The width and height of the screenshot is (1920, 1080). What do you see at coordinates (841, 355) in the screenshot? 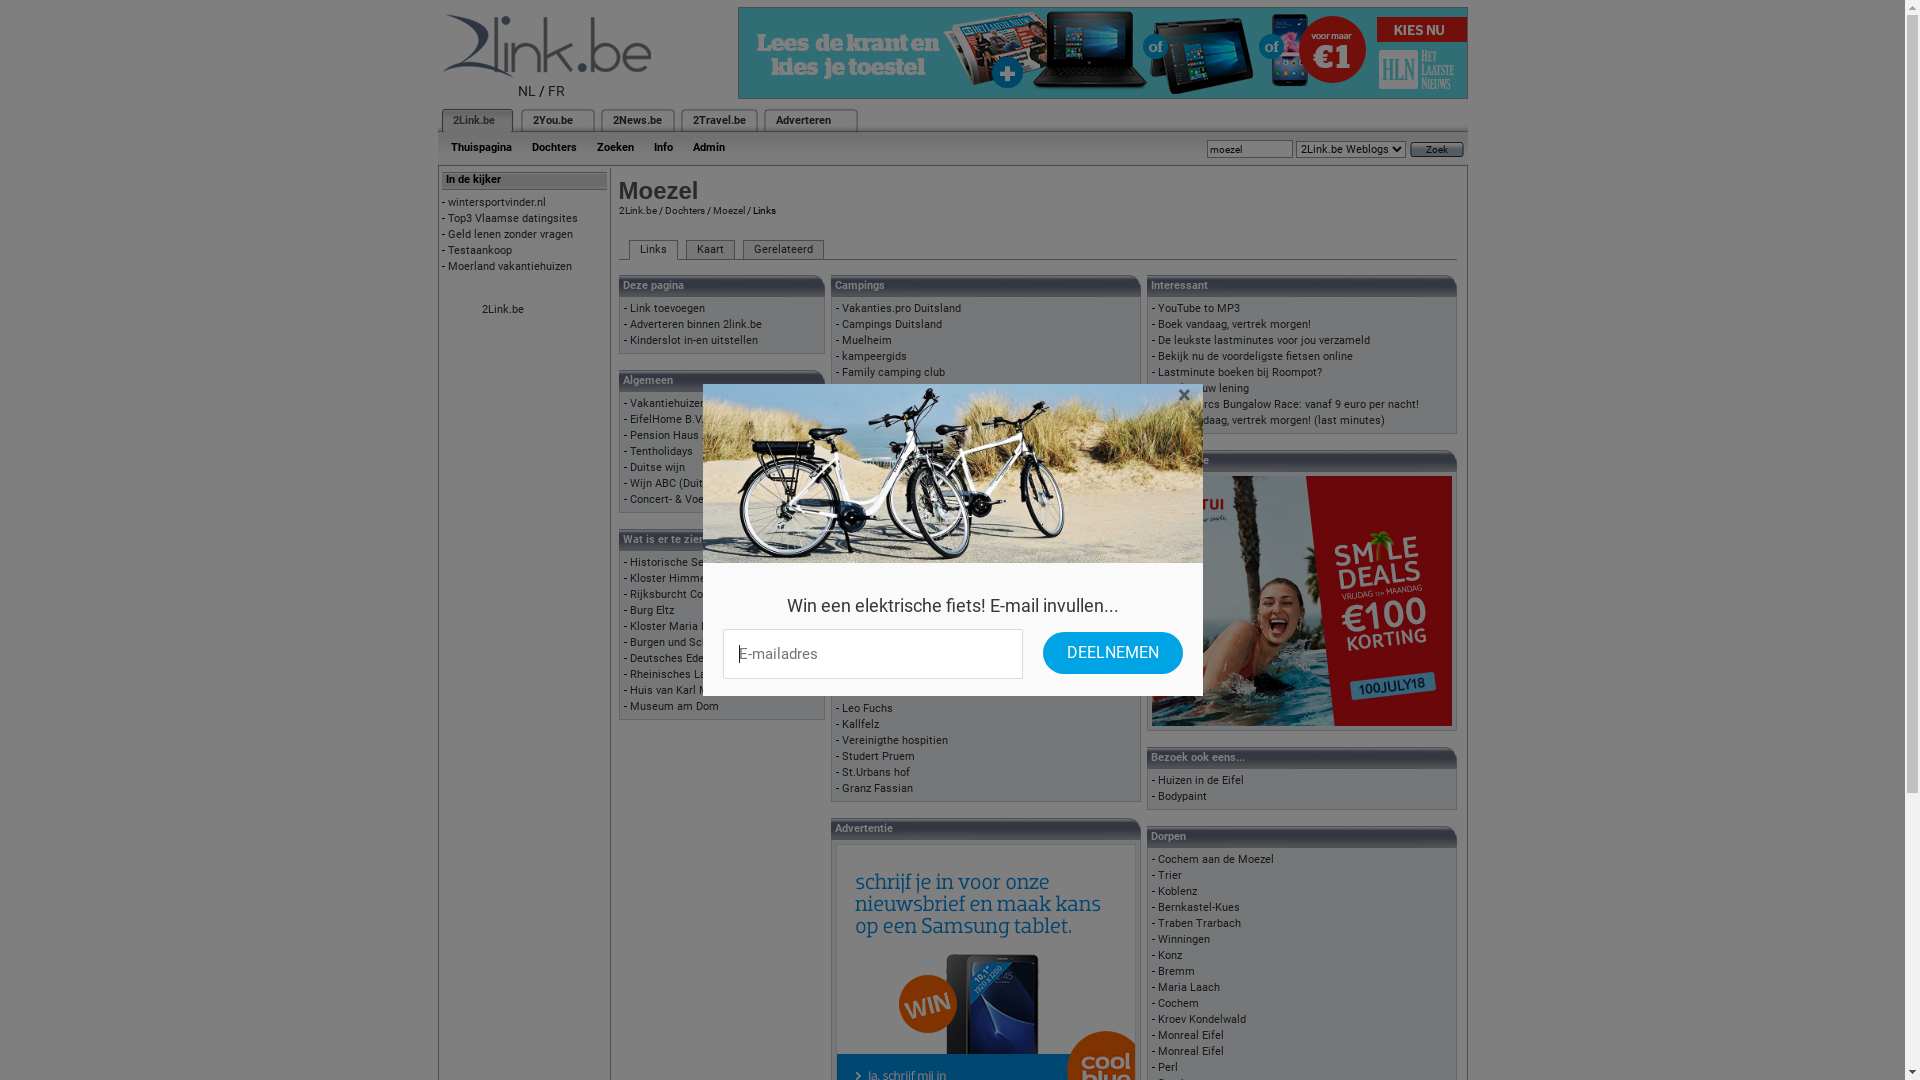
I see `'kampeergids'` at bounding box center [841, 355].